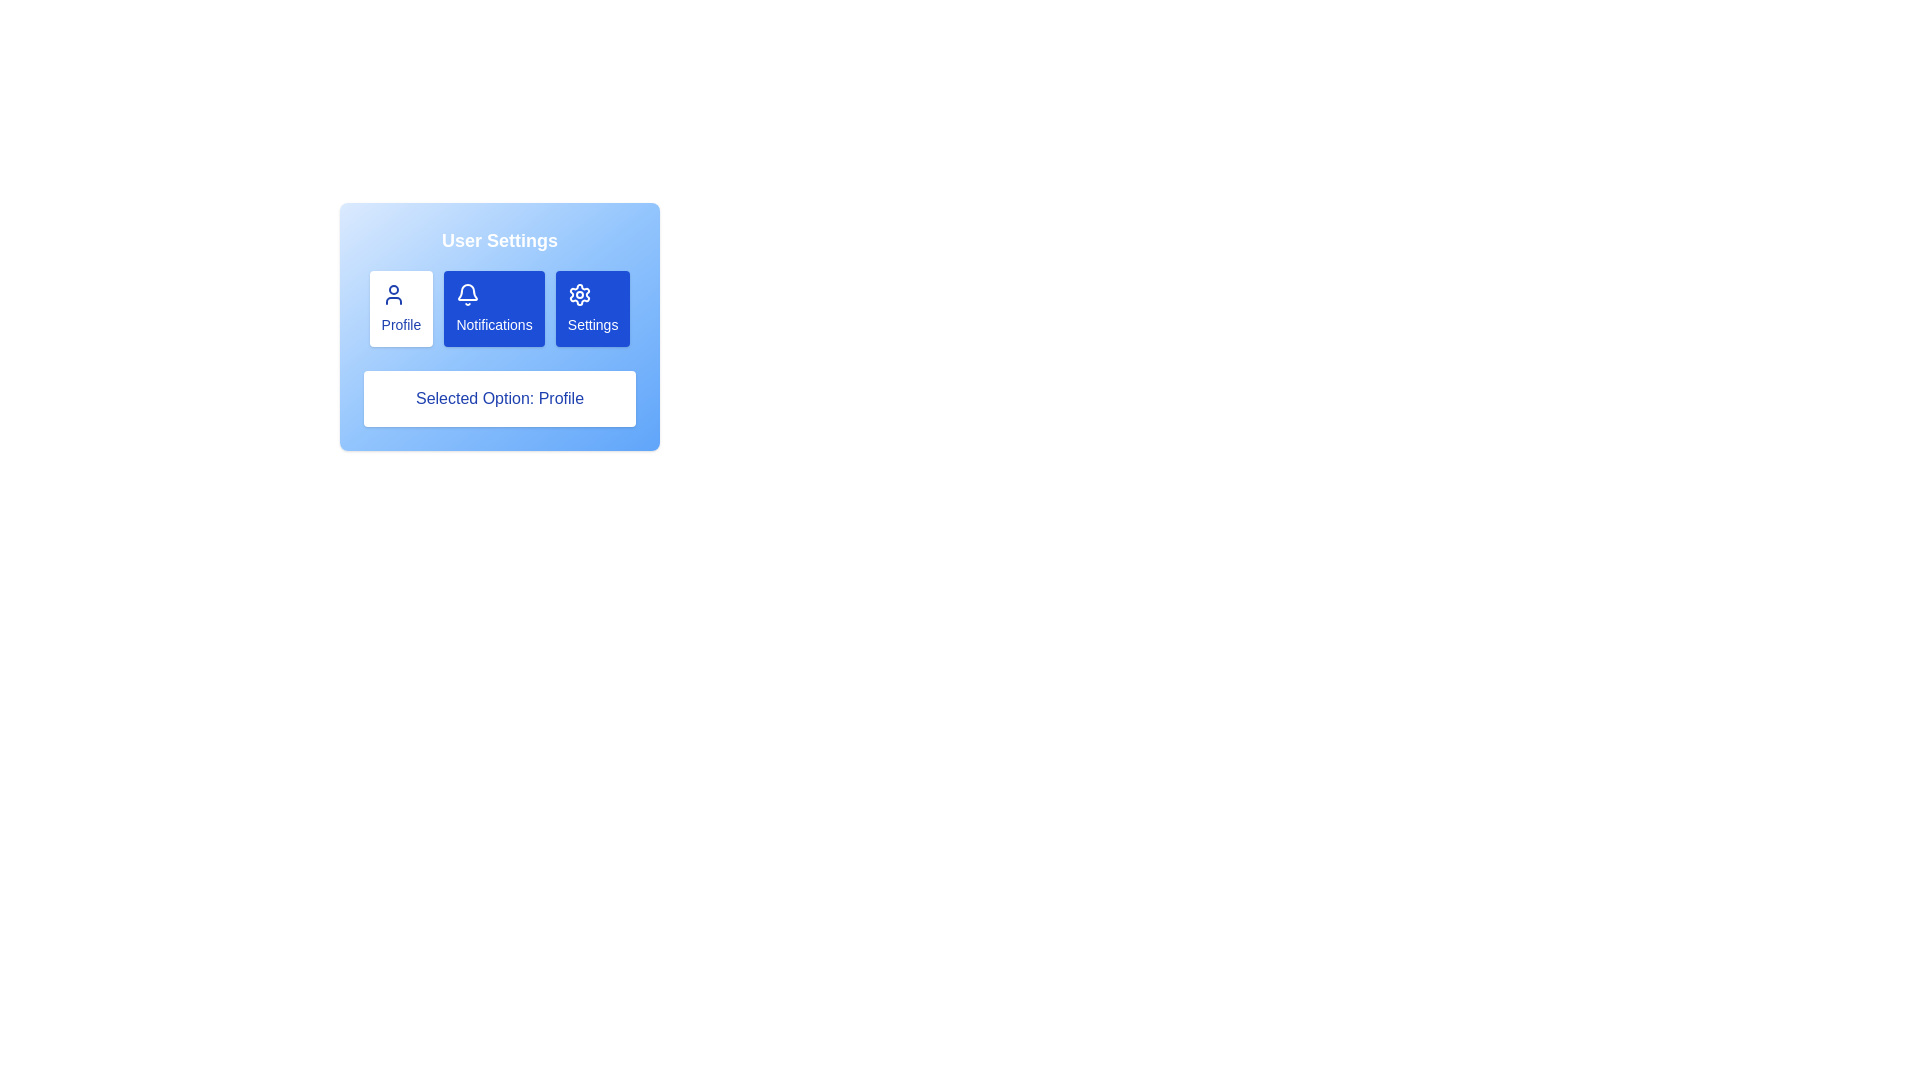  Describe the element at coordinates (400, 308) in the screenshot. I see `the button corresponding to the Profile section` at that location.